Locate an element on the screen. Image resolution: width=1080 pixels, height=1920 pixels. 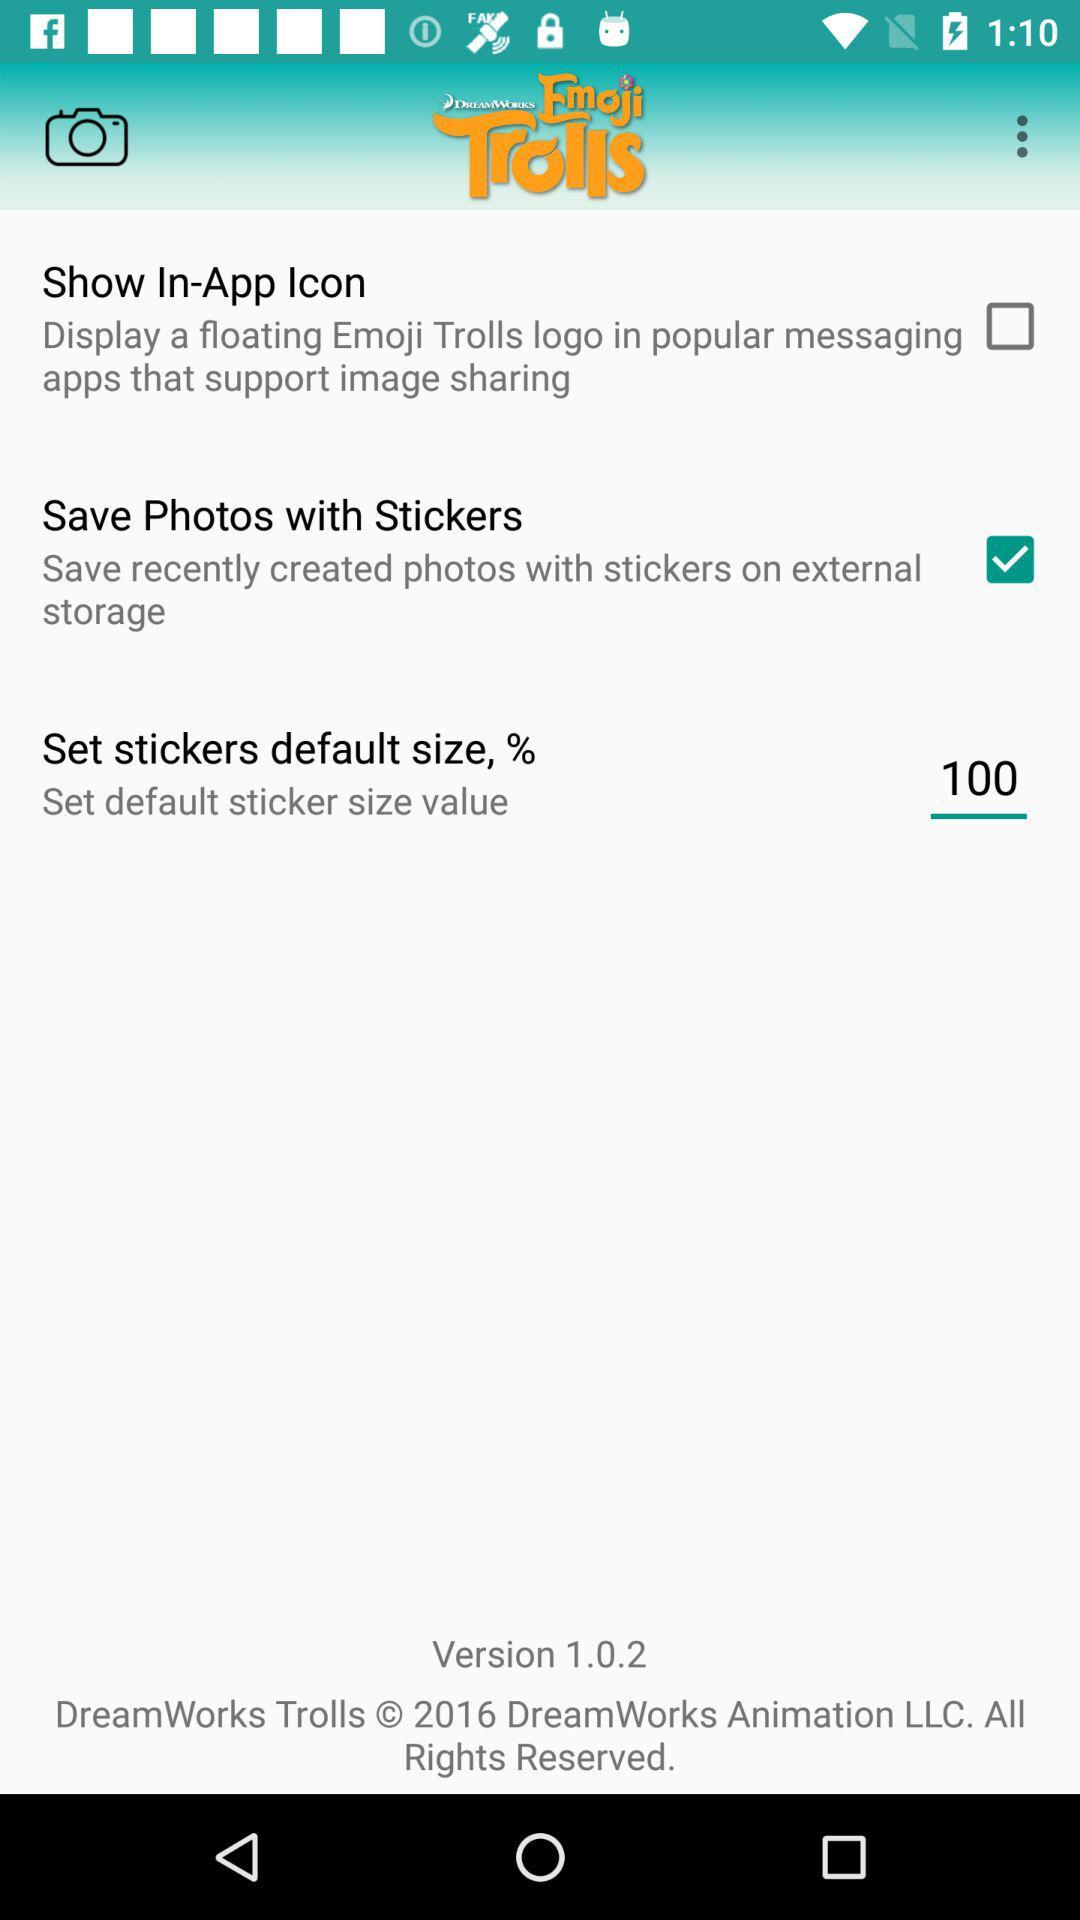
function is located at coordinates (1003, 326).